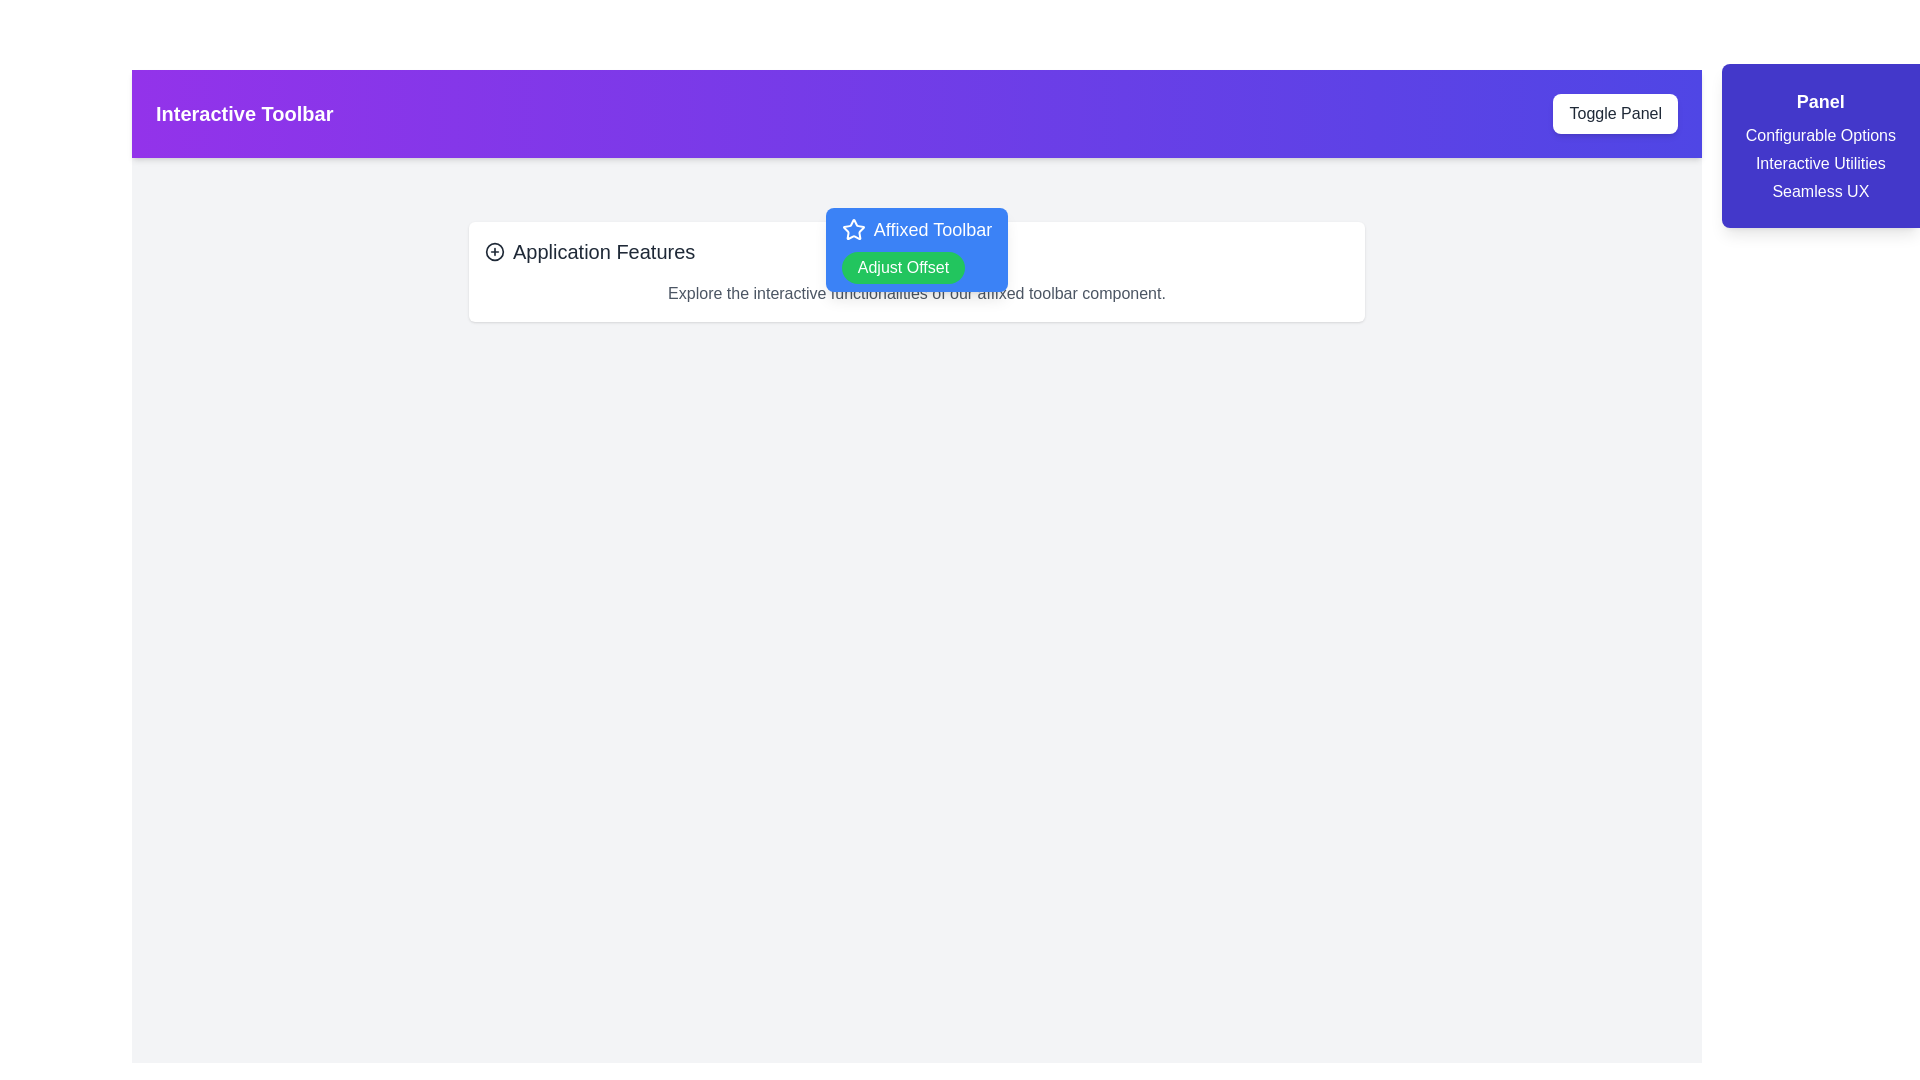 This screenshot has height=1080, width=1920. I want to click on the star-shaped icon with a stroke-style design located at the leftmost side of the Affixed Toolbar section as a visual indicator, so click(853, 229).